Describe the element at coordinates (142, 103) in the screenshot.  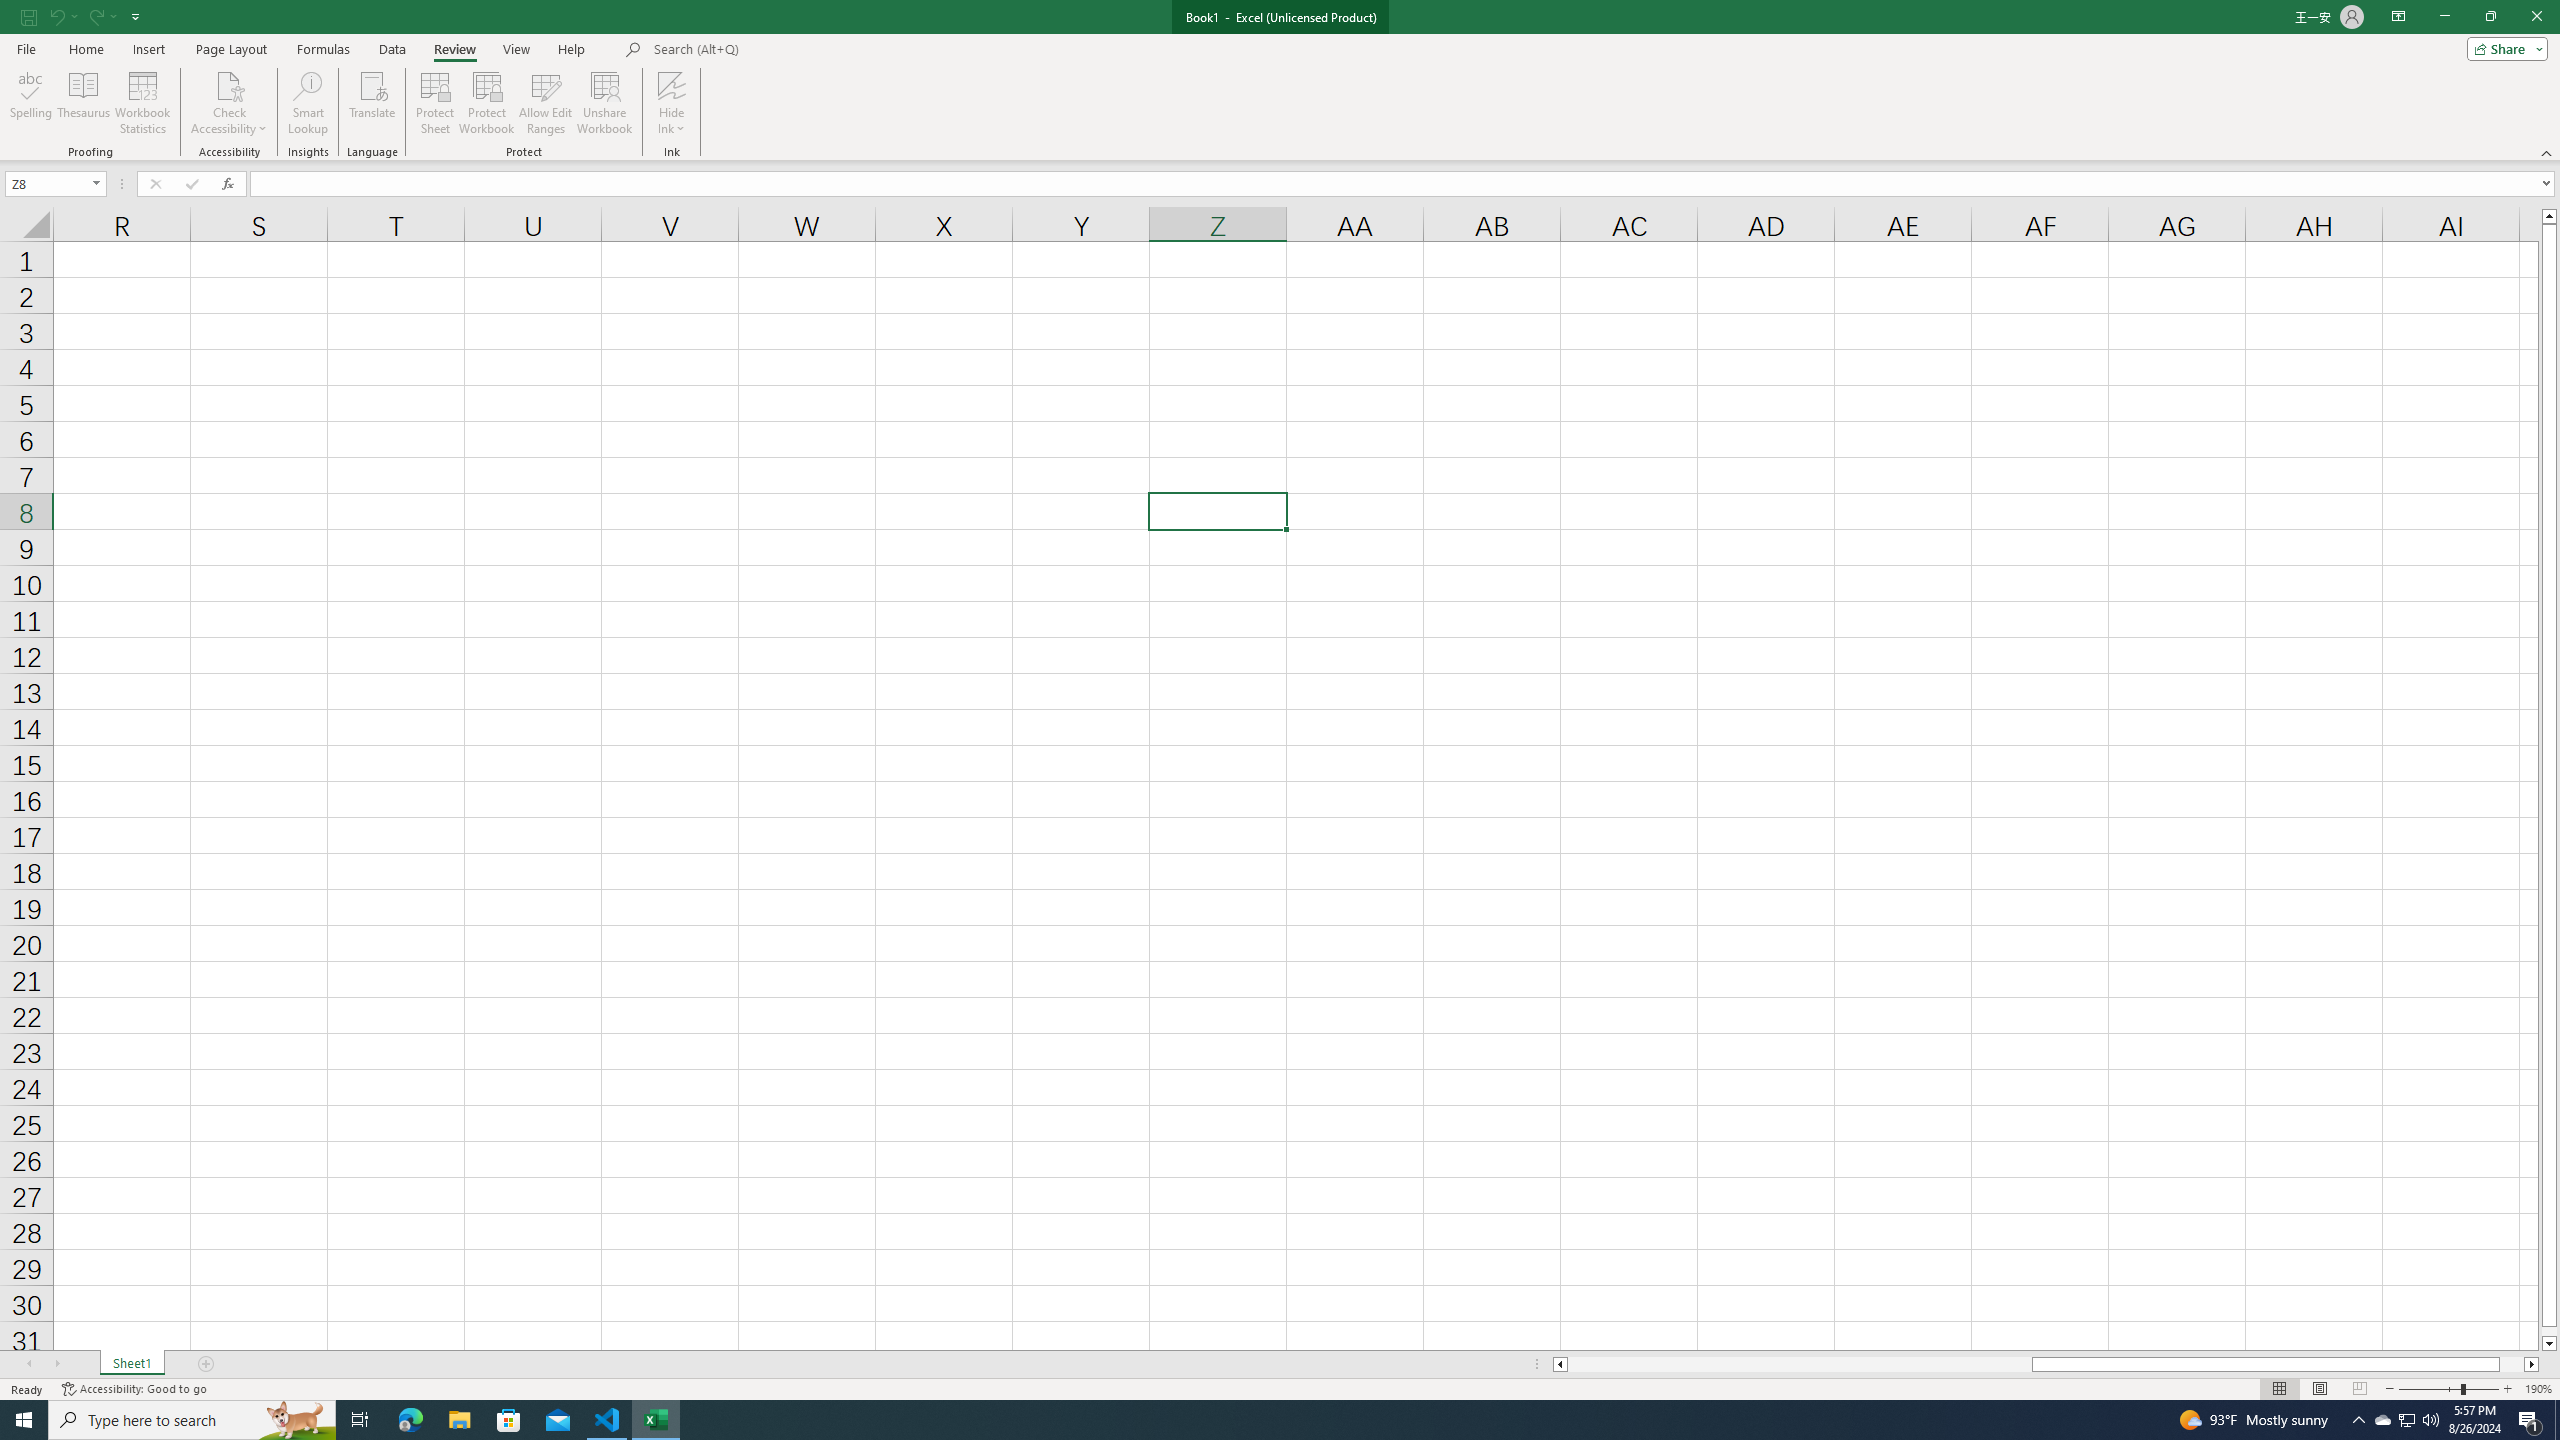
I see `'Workbook Statistics'` at that location.